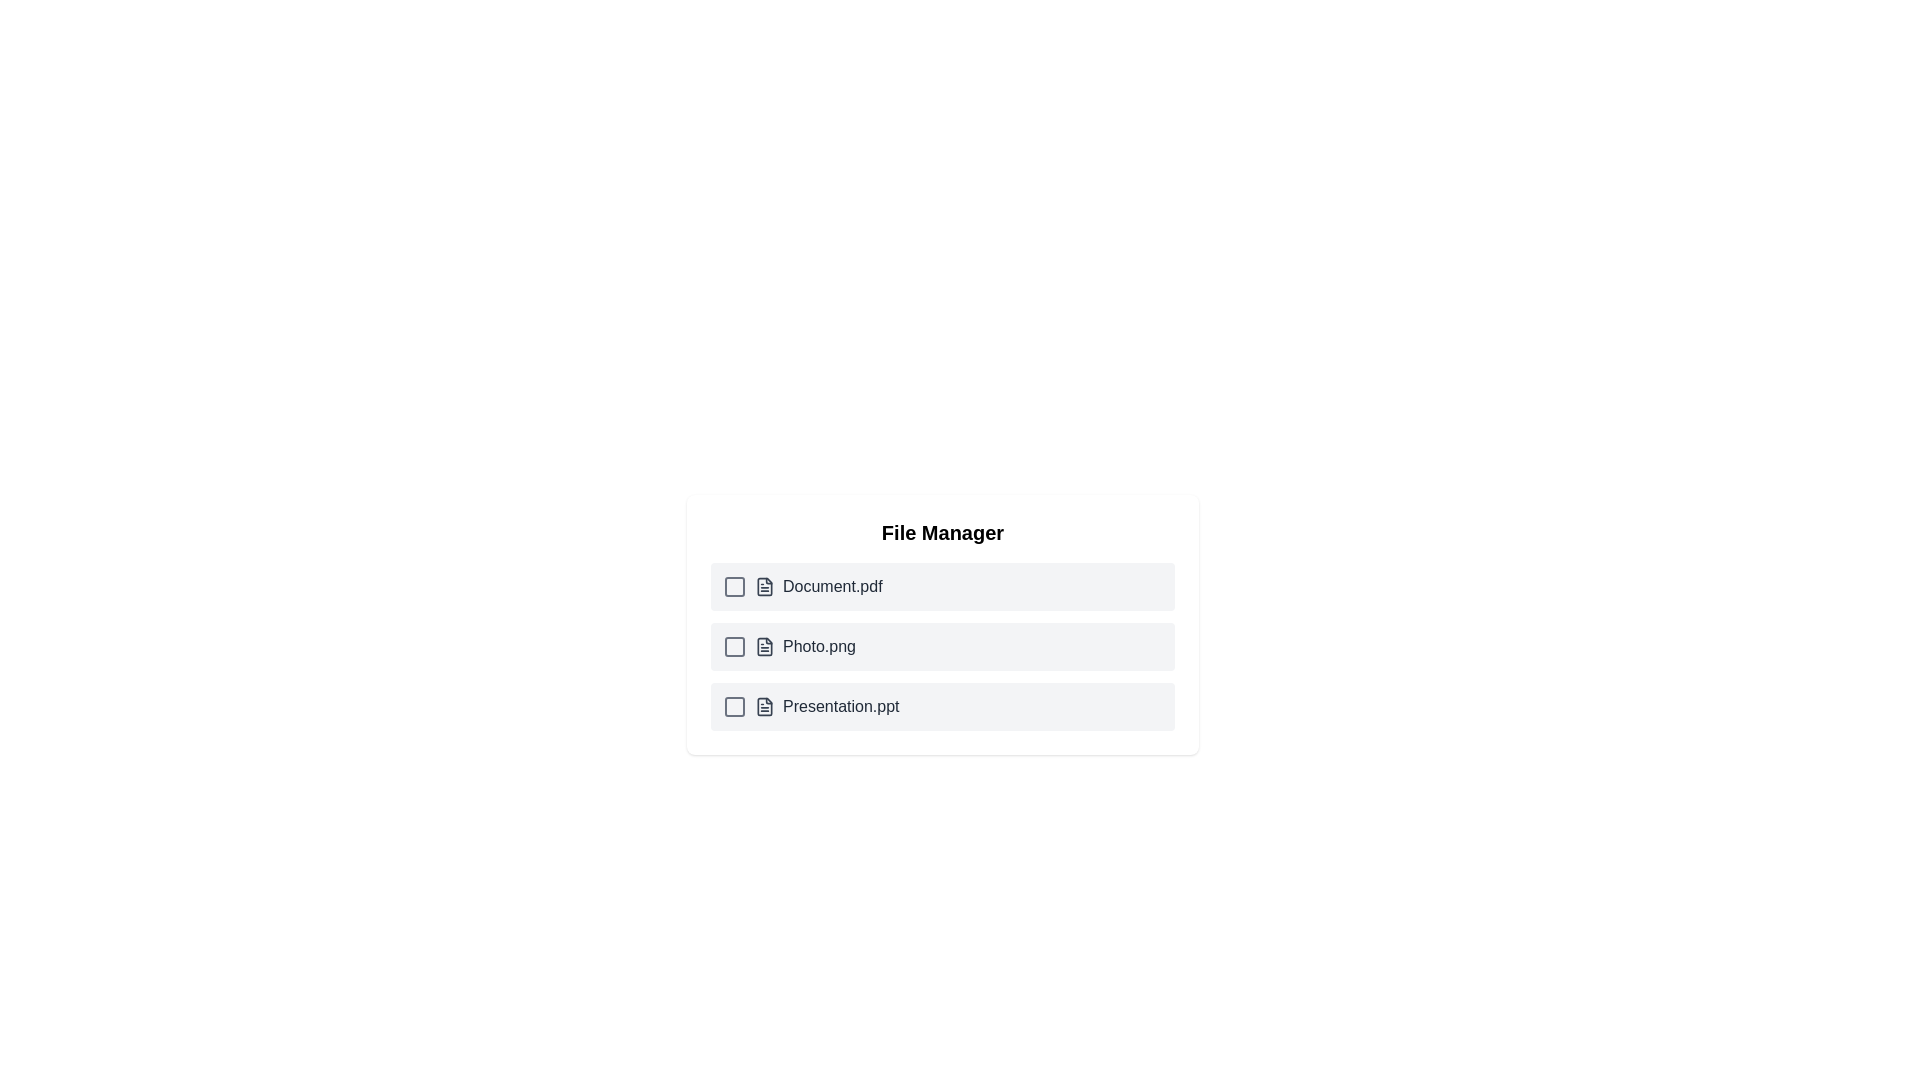 This screenshot has width=1920, height=1080. I want to click on the list item labeled 'Photo.png', so click(941, 623).